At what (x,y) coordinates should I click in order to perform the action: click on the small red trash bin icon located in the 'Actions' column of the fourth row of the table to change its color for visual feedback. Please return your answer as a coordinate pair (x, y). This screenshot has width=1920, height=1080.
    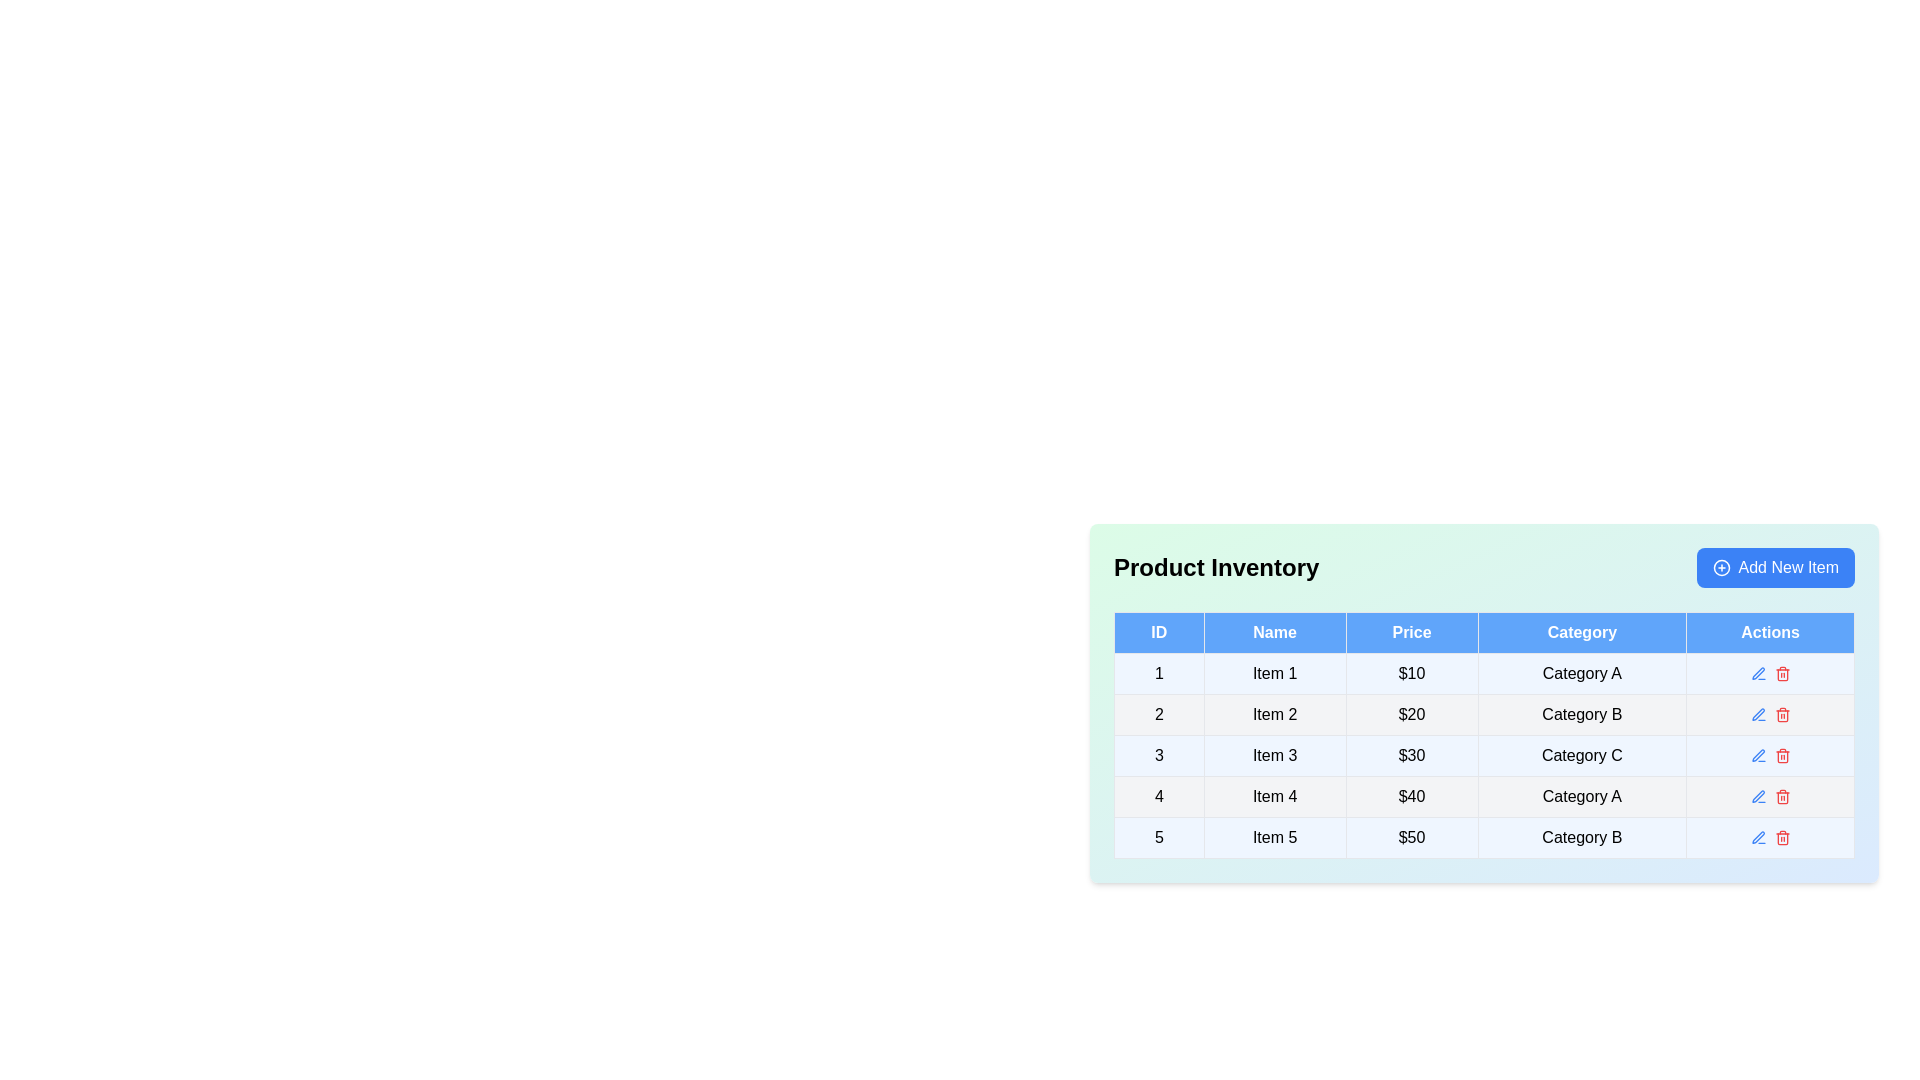
    Looking at the image, I should click on (1782, 796).